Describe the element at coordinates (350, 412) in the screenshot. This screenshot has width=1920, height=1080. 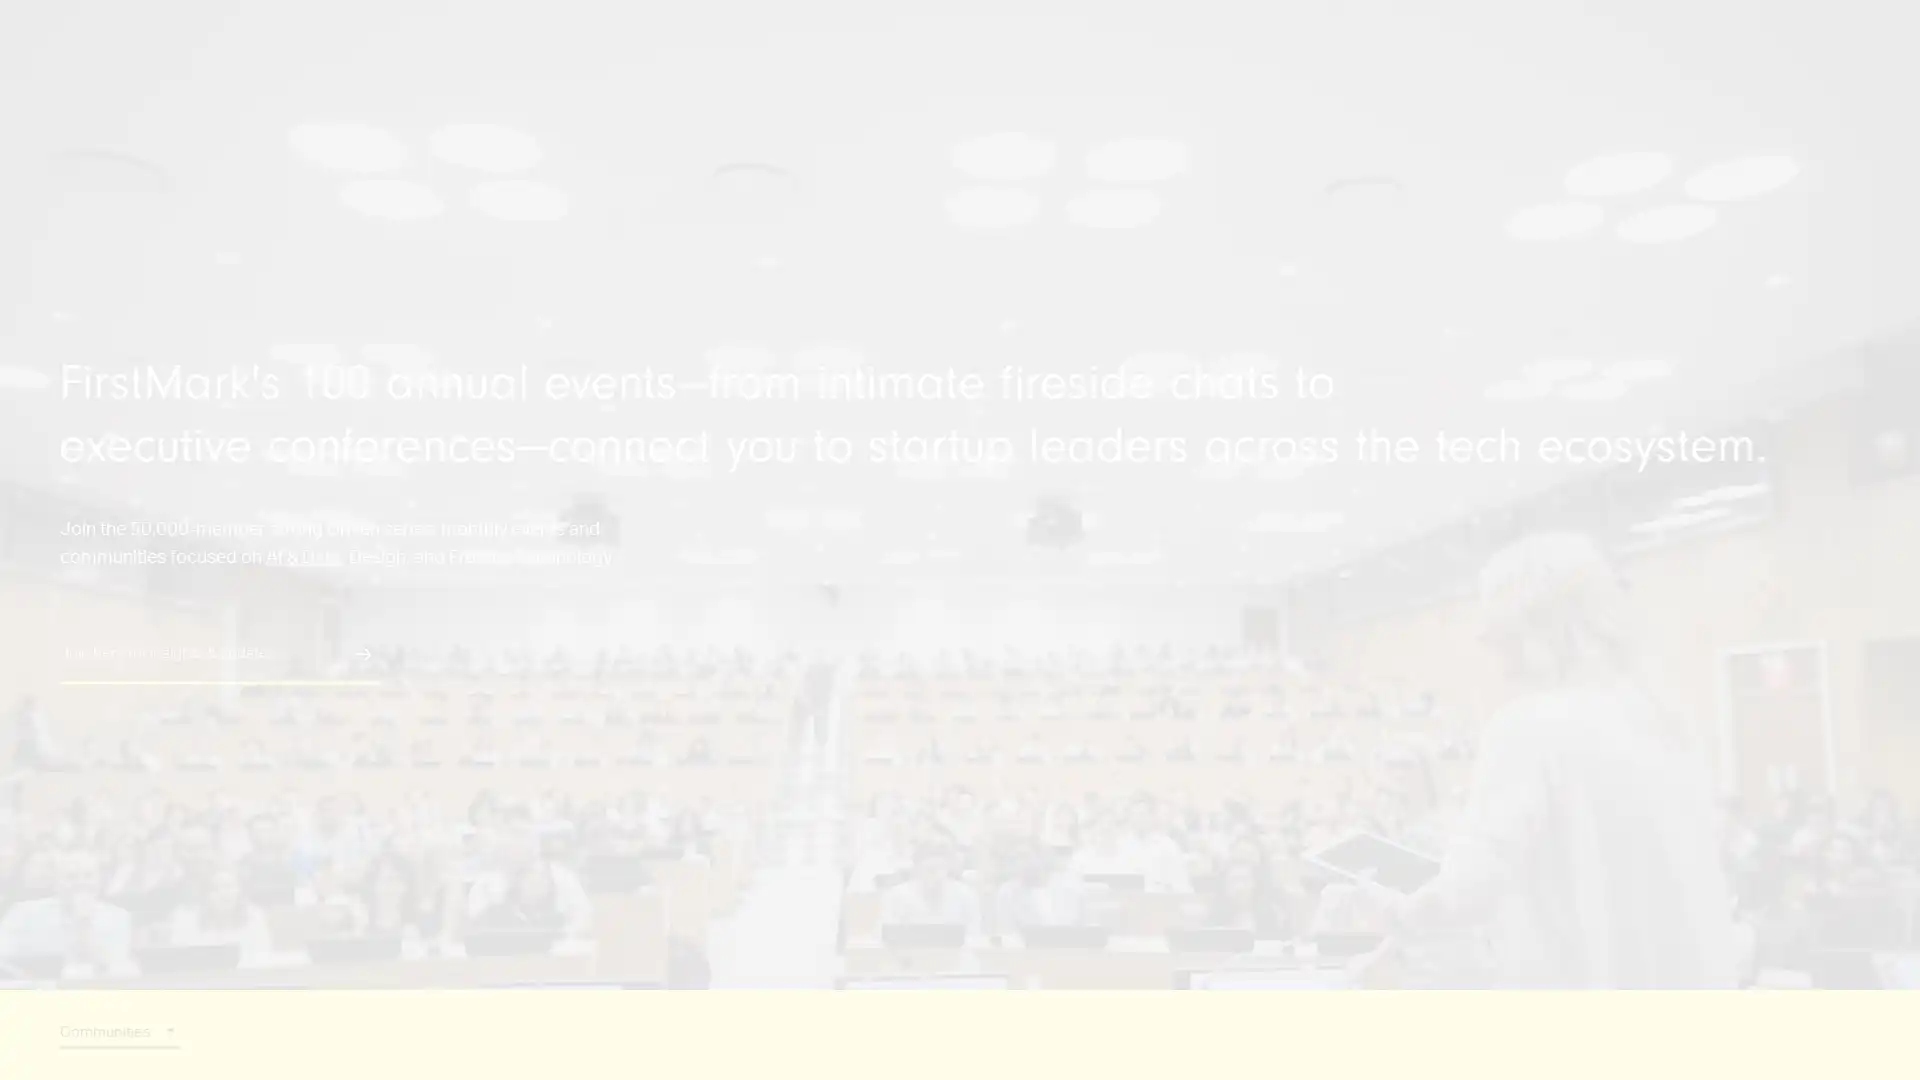
I see `Subscribe` at that location.